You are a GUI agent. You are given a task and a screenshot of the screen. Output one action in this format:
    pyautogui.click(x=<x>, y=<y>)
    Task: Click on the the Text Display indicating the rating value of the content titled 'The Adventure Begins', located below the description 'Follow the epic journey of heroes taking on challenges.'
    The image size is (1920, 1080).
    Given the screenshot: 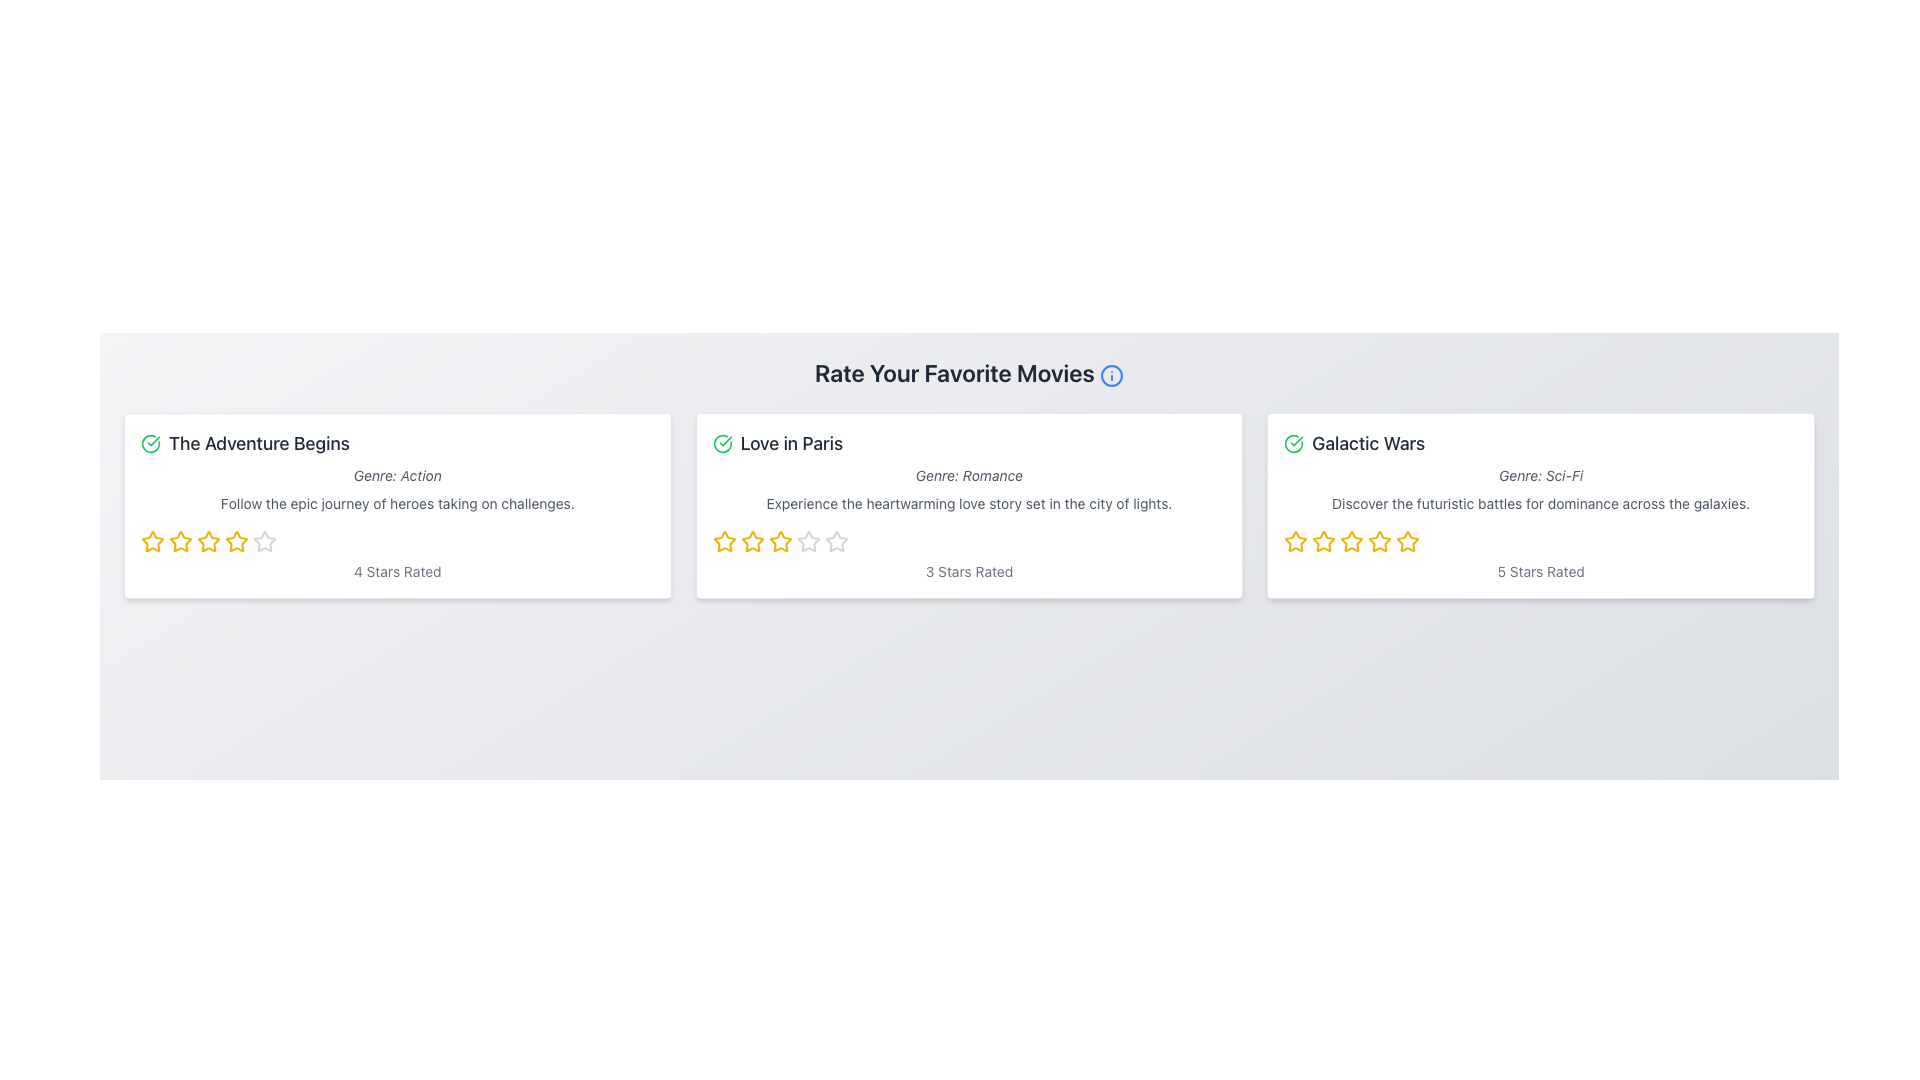 What is the action you would take?
    pyautogui.click(x=397, y=571)
    